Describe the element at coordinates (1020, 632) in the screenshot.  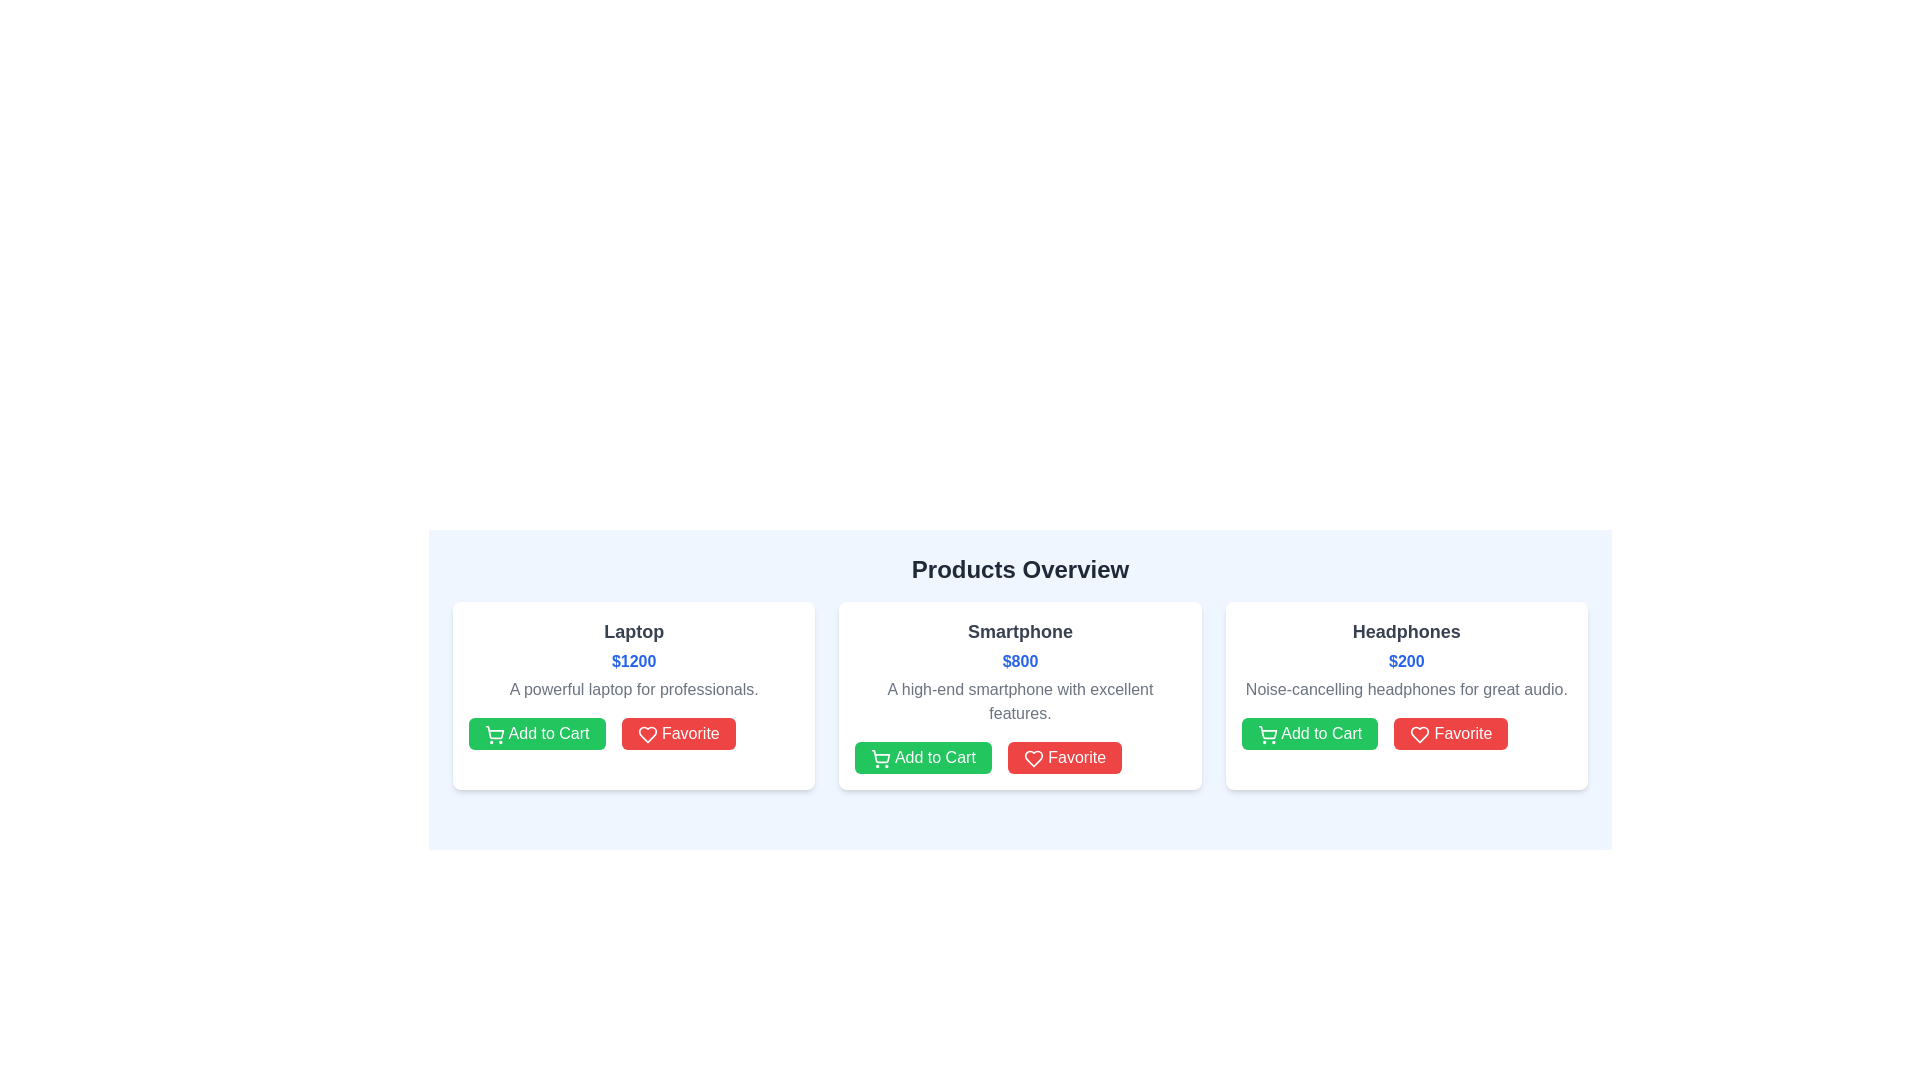
I see `the product title text label located in the central product card, positioned above the price and product description` at that location.